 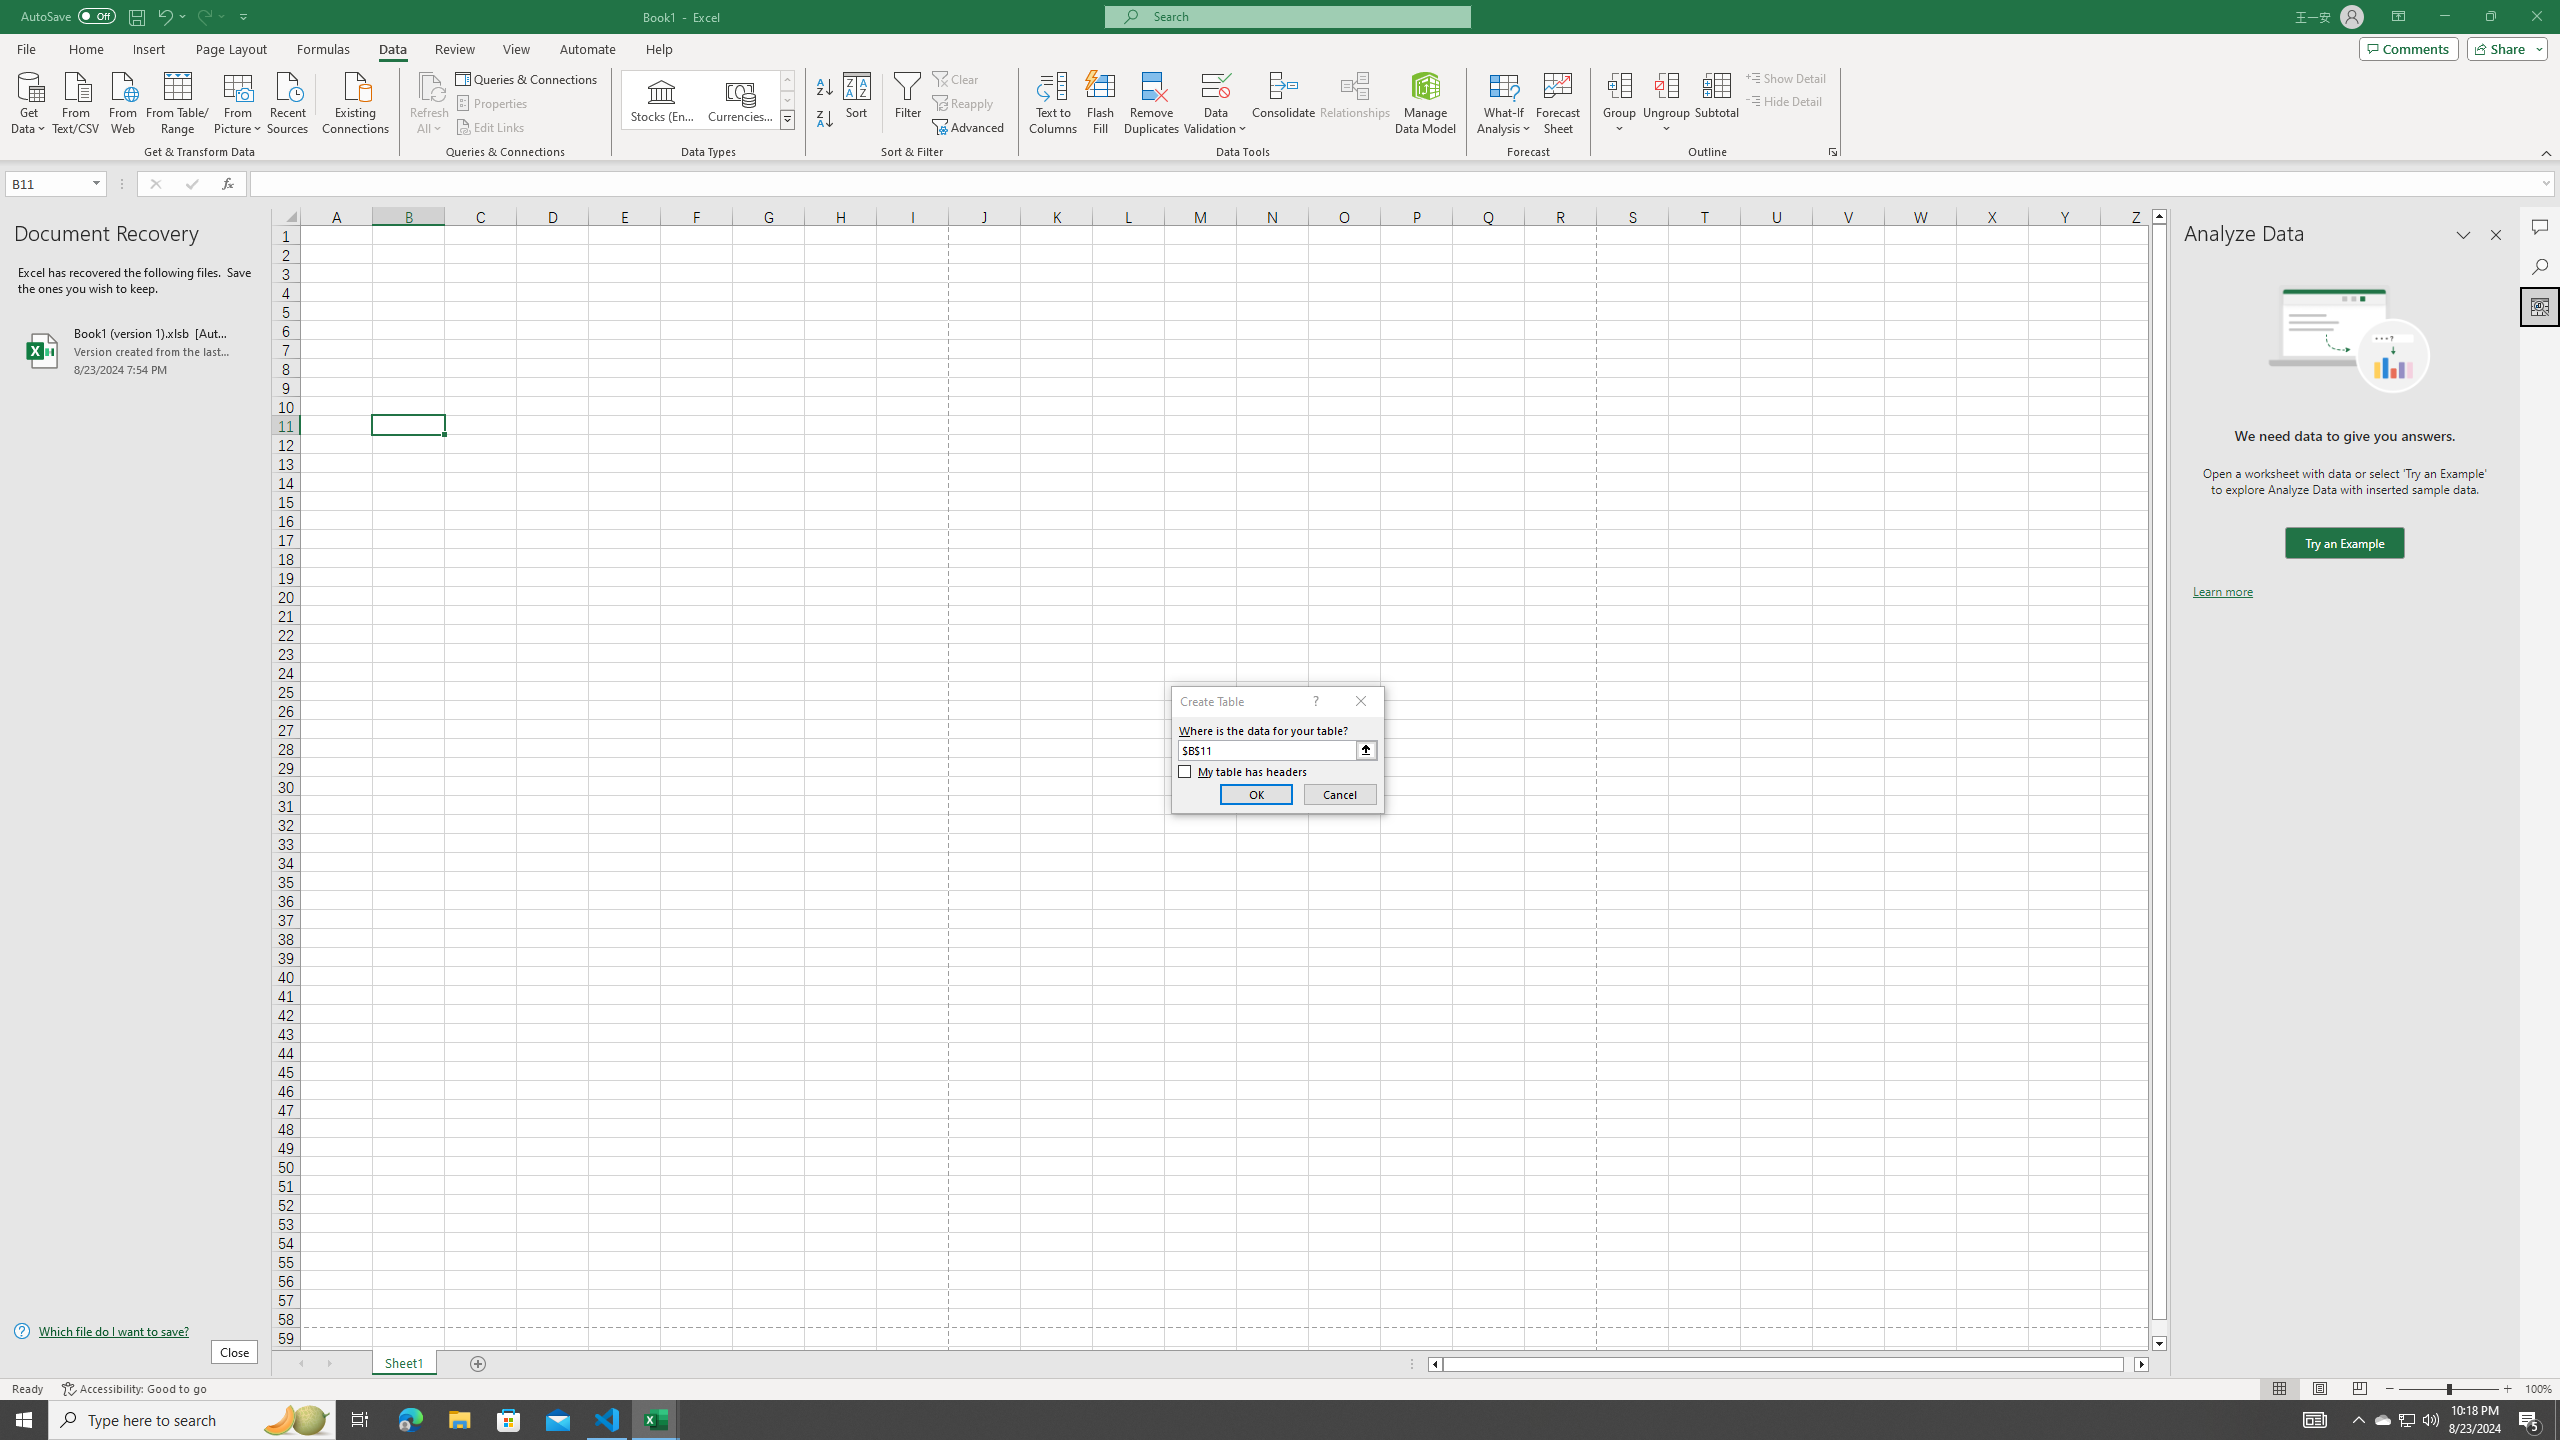 I want to click on 'Data', so click(x=391, y=49).